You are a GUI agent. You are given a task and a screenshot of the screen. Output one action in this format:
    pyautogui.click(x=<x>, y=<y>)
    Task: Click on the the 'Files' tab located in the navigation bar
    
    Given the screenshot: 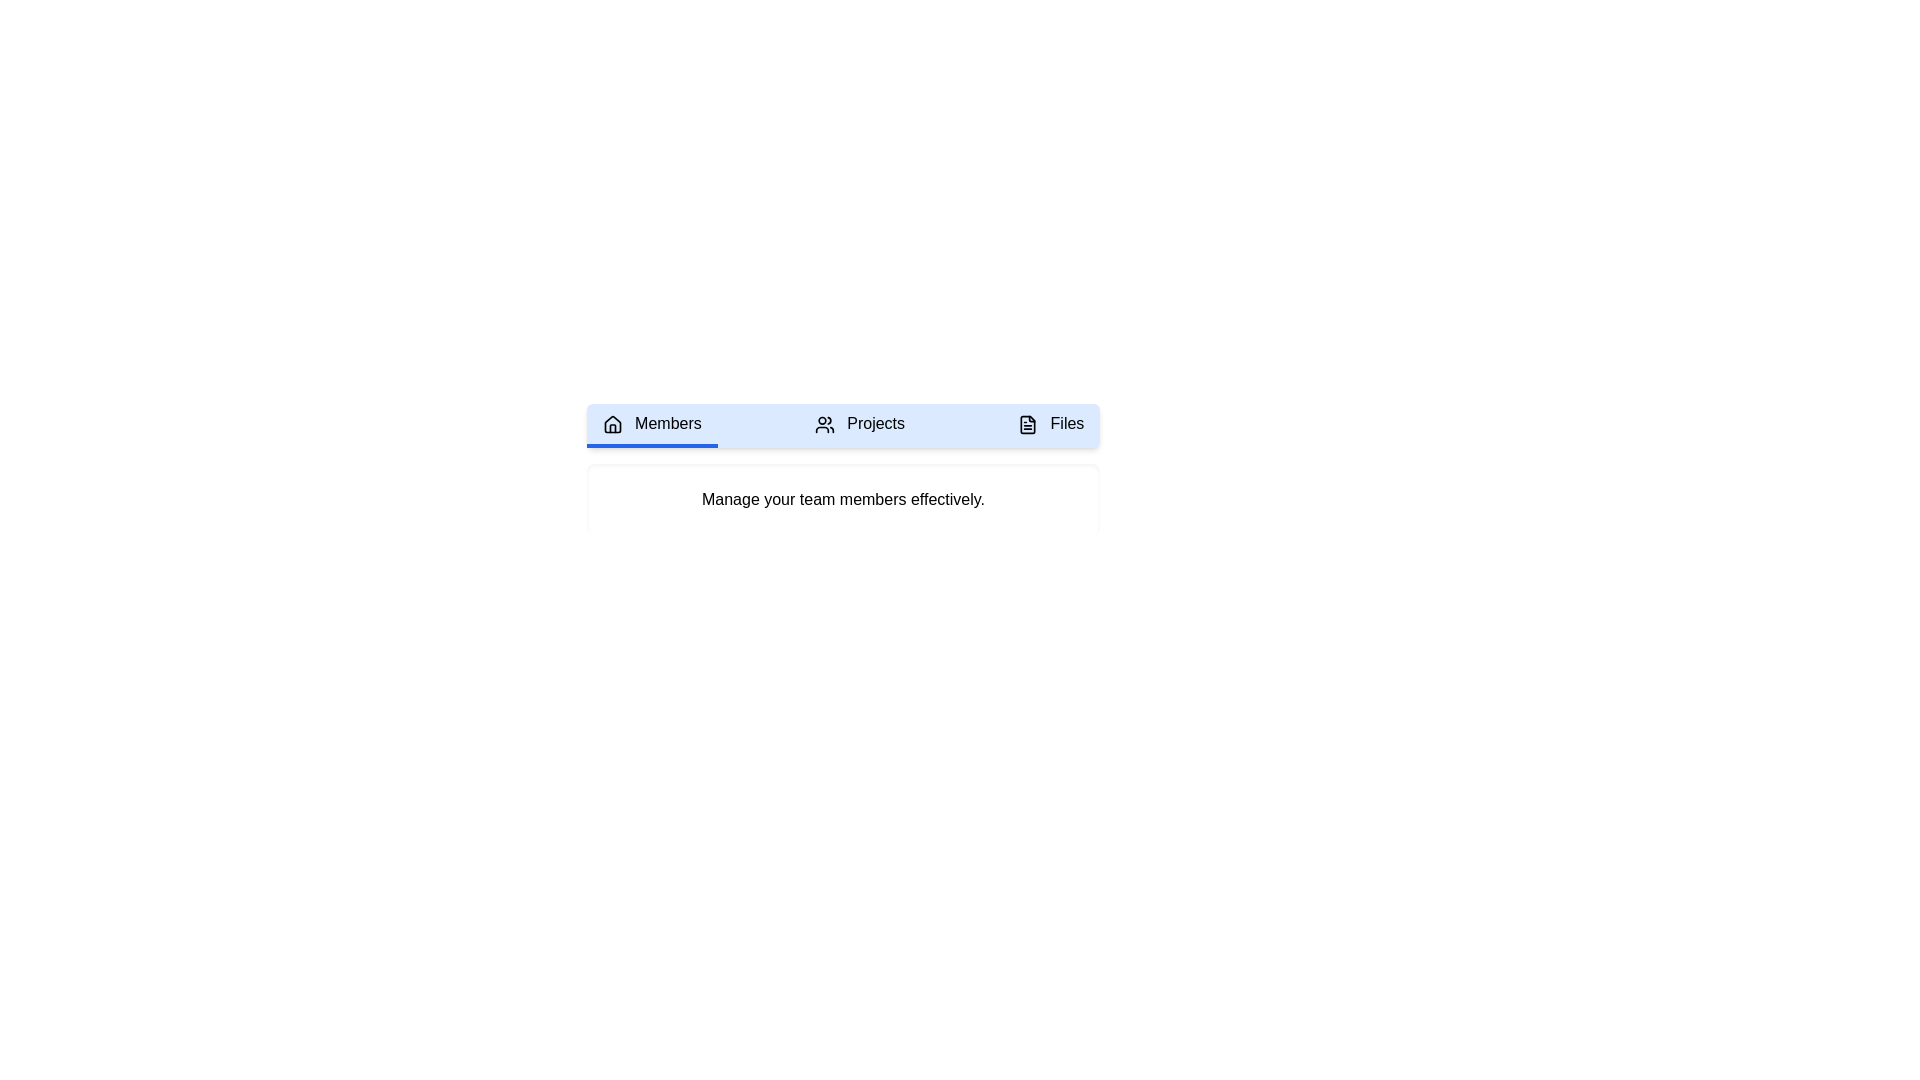 What is the action you would take?
    pyautogui.click(x=1050, y=424)
    